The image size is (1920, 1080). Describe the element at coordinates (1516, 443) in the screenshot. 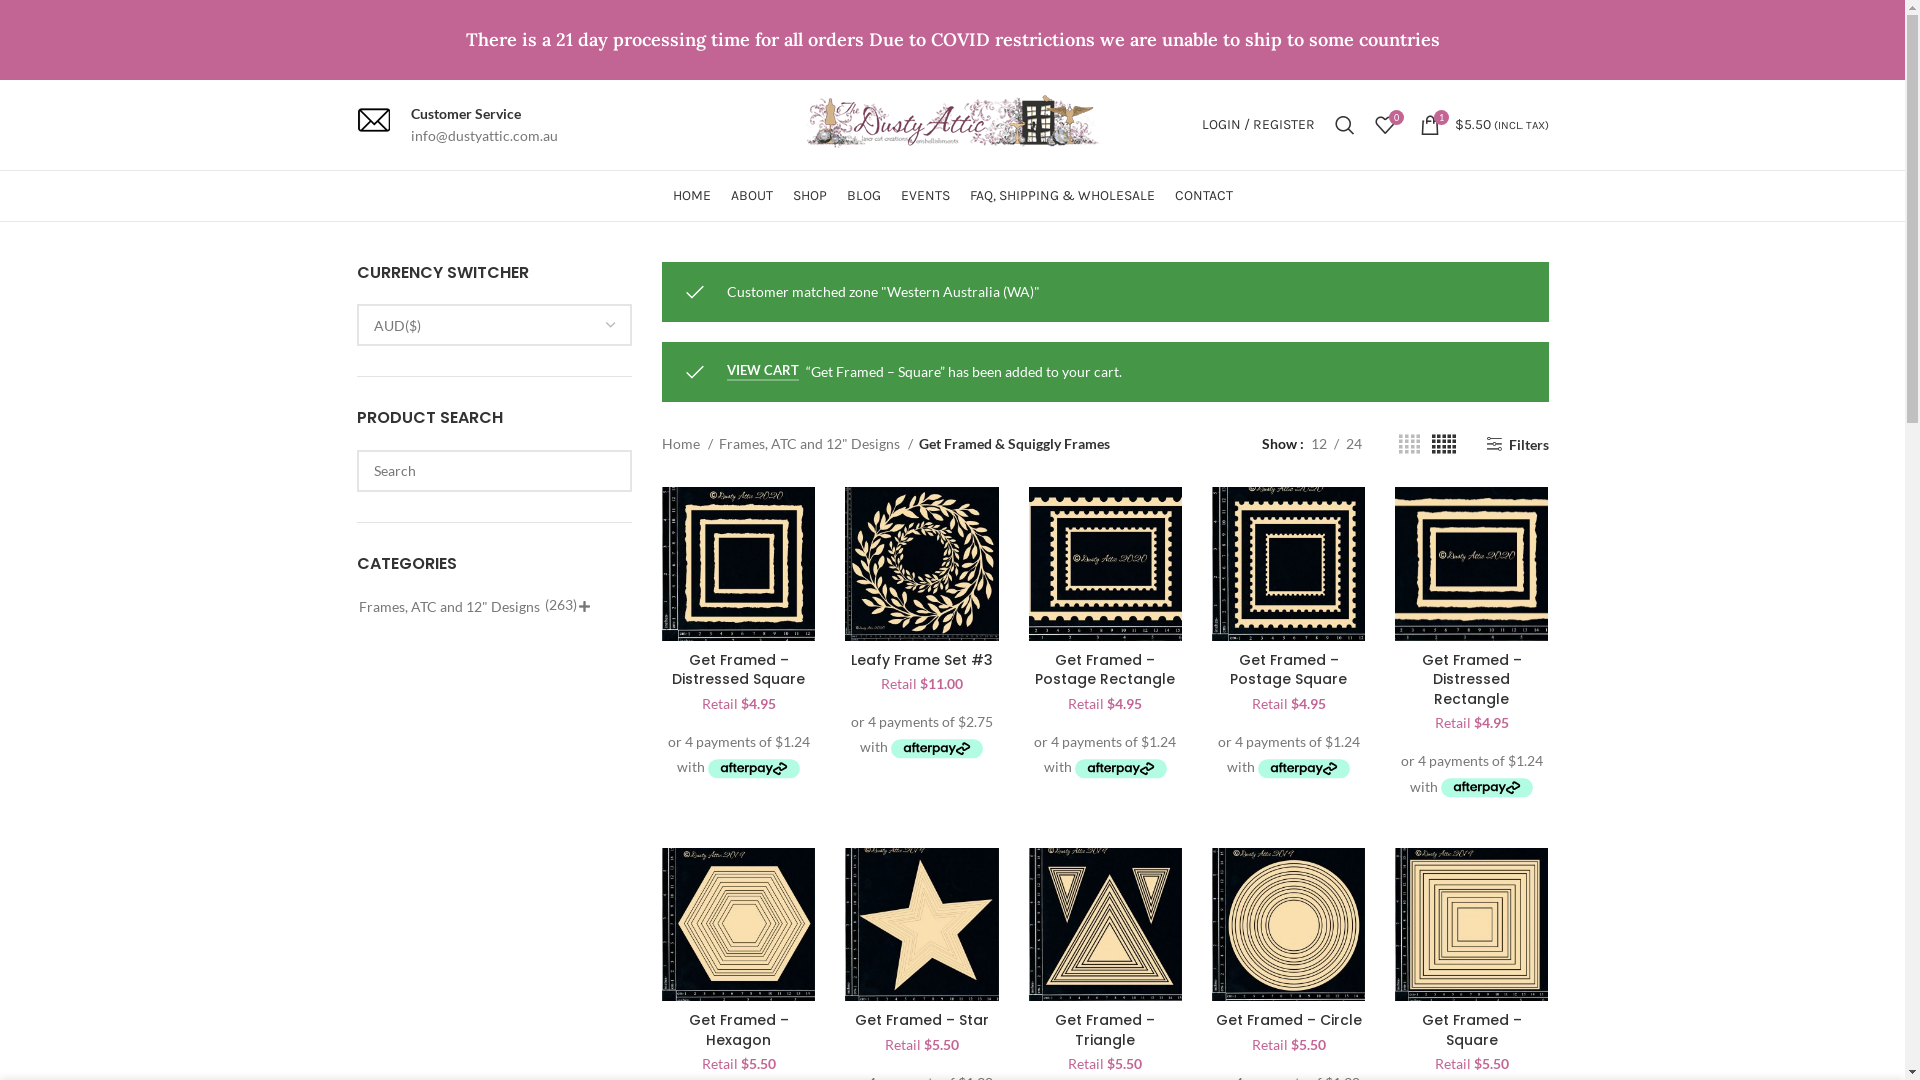

I see `'Filters'` at that location.